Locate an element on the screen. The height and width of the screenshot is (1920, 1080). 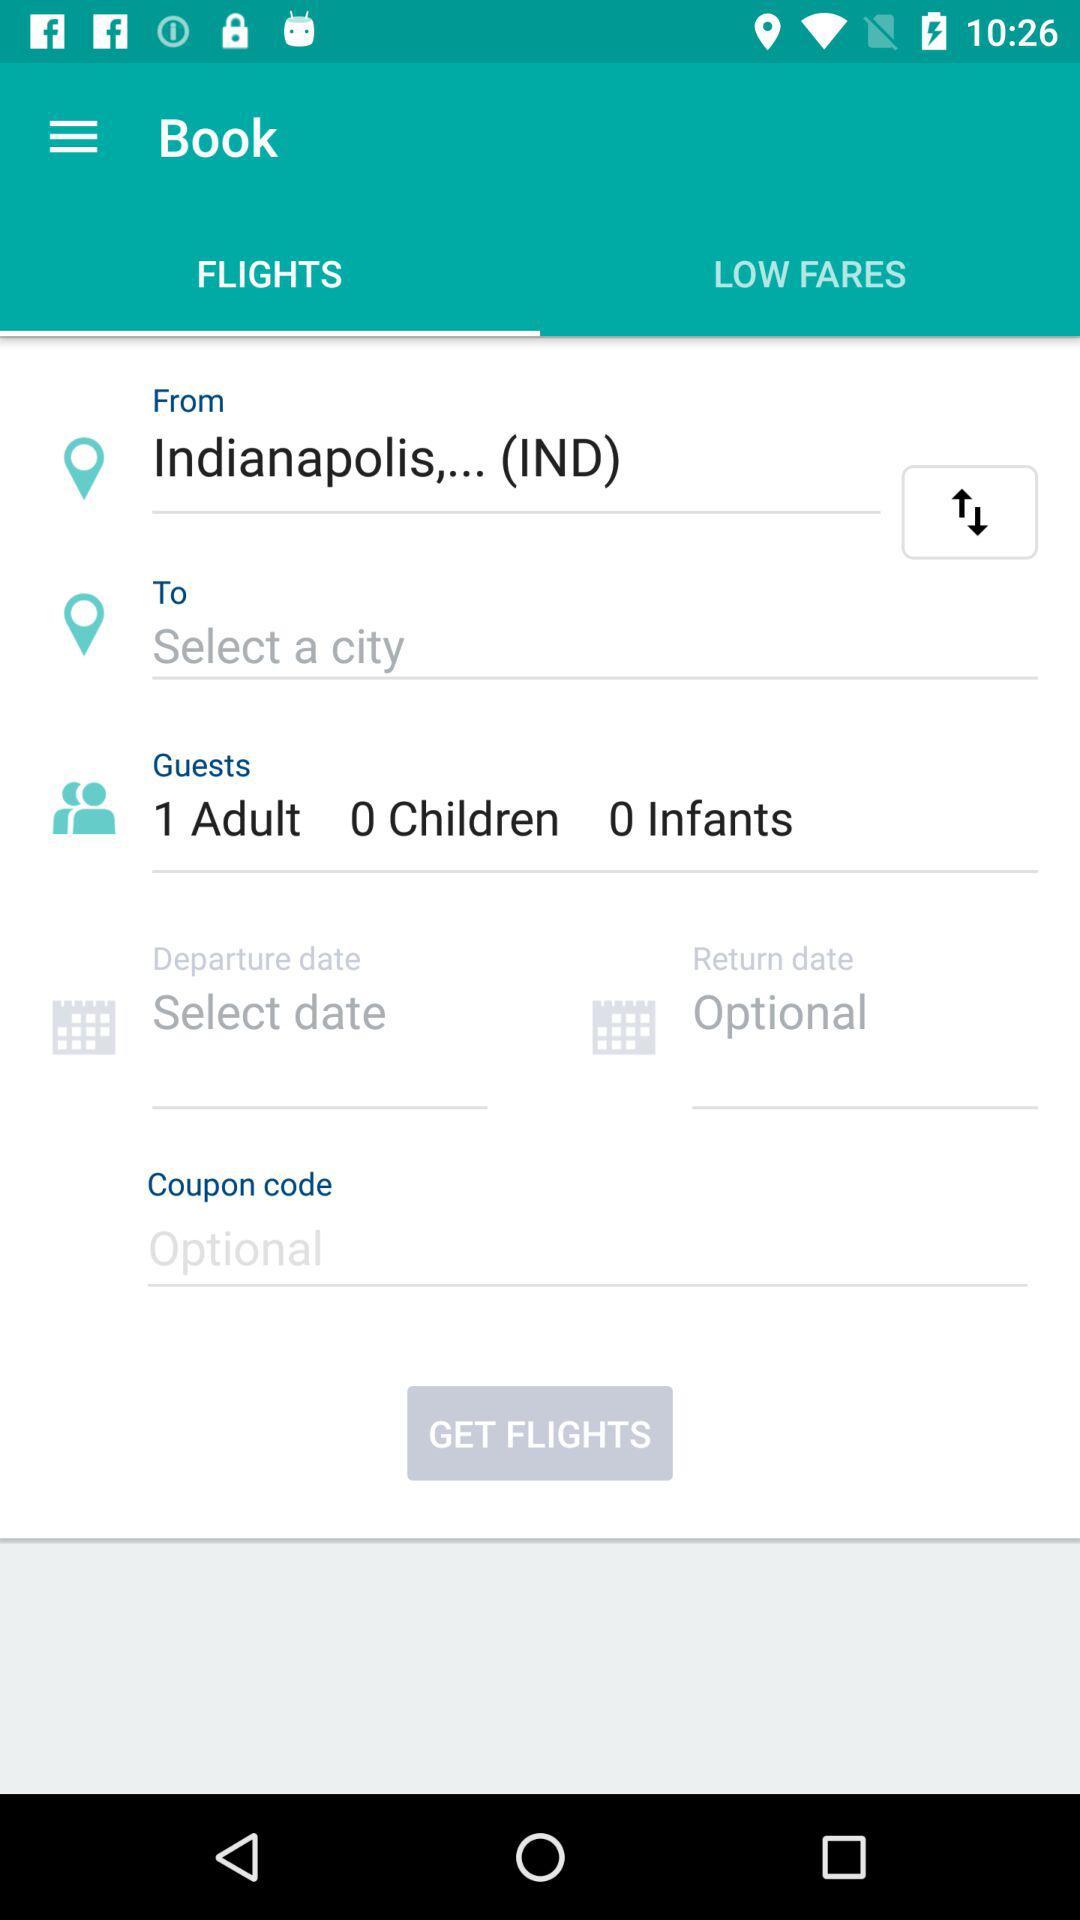
the icon to the left of the book is located at coordinates (72, 135).